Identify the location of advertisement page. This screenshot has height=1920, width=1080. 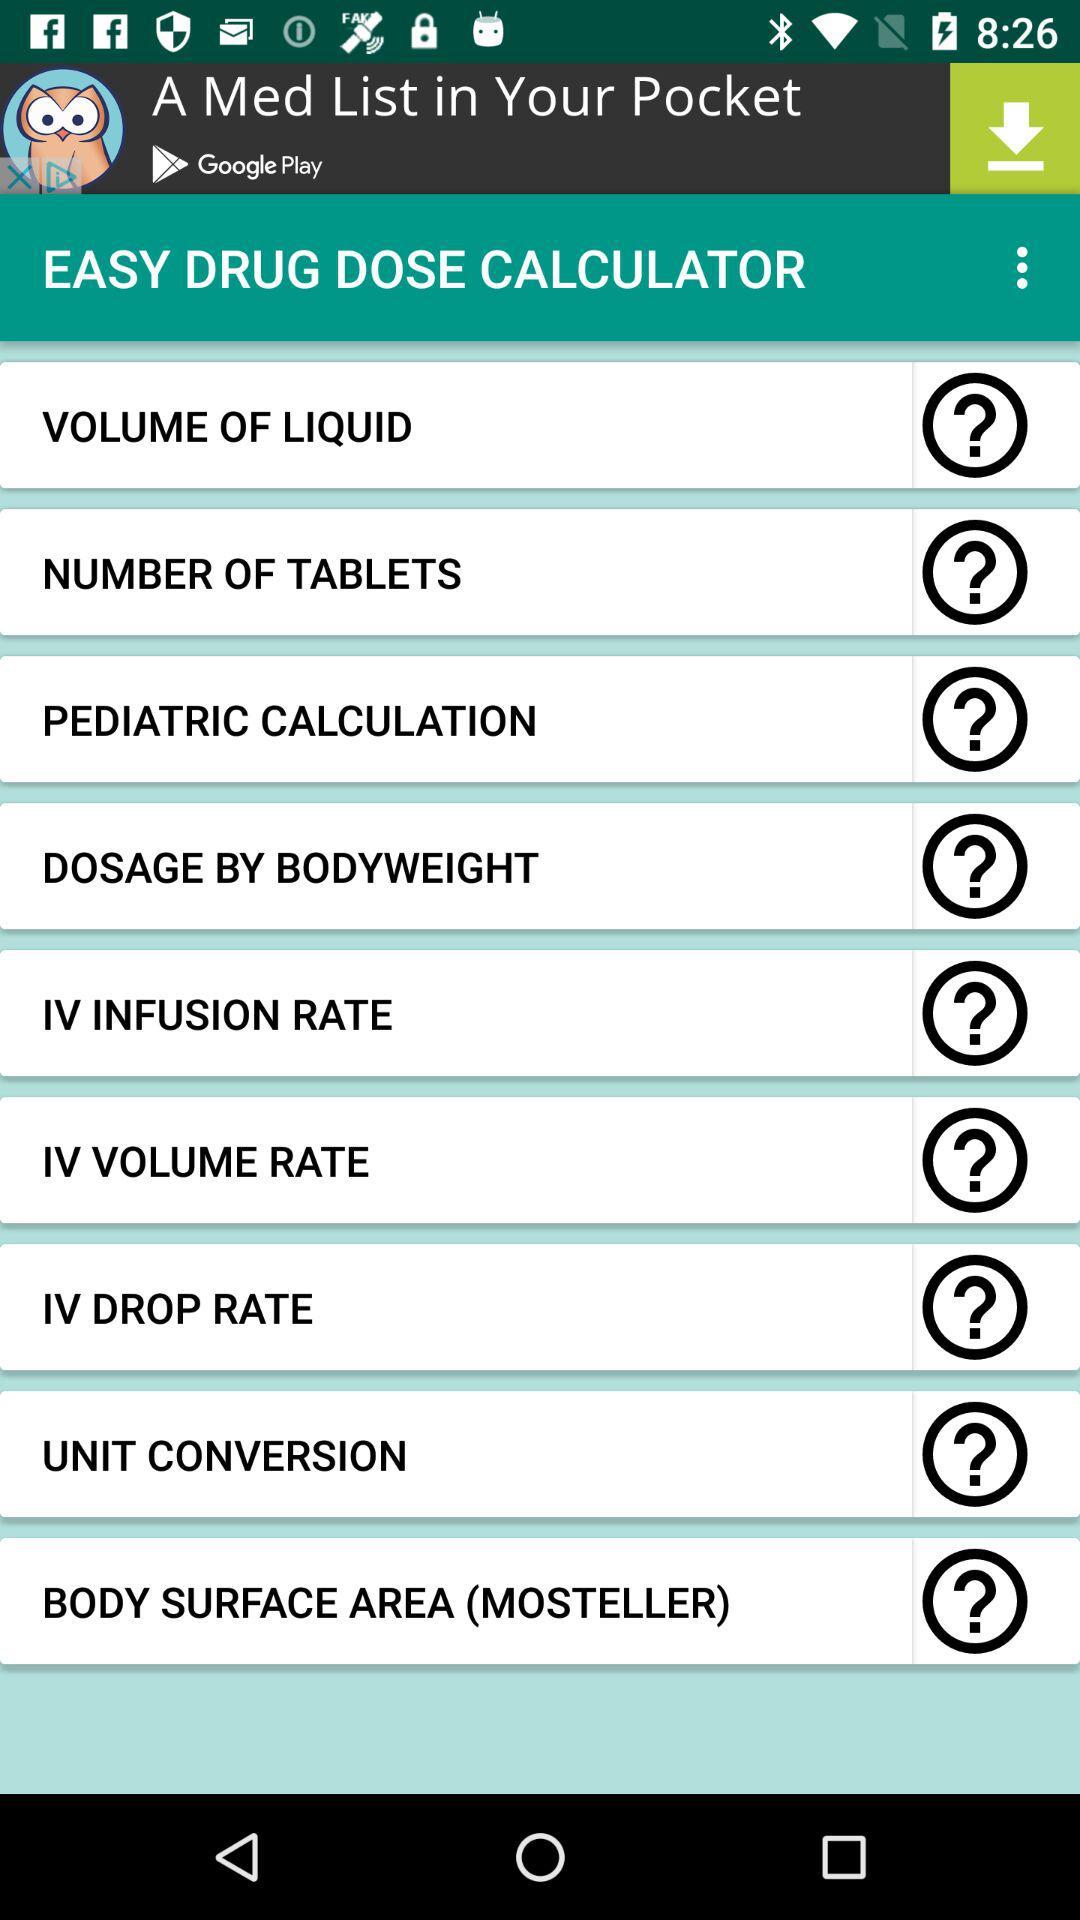
(540, 127).